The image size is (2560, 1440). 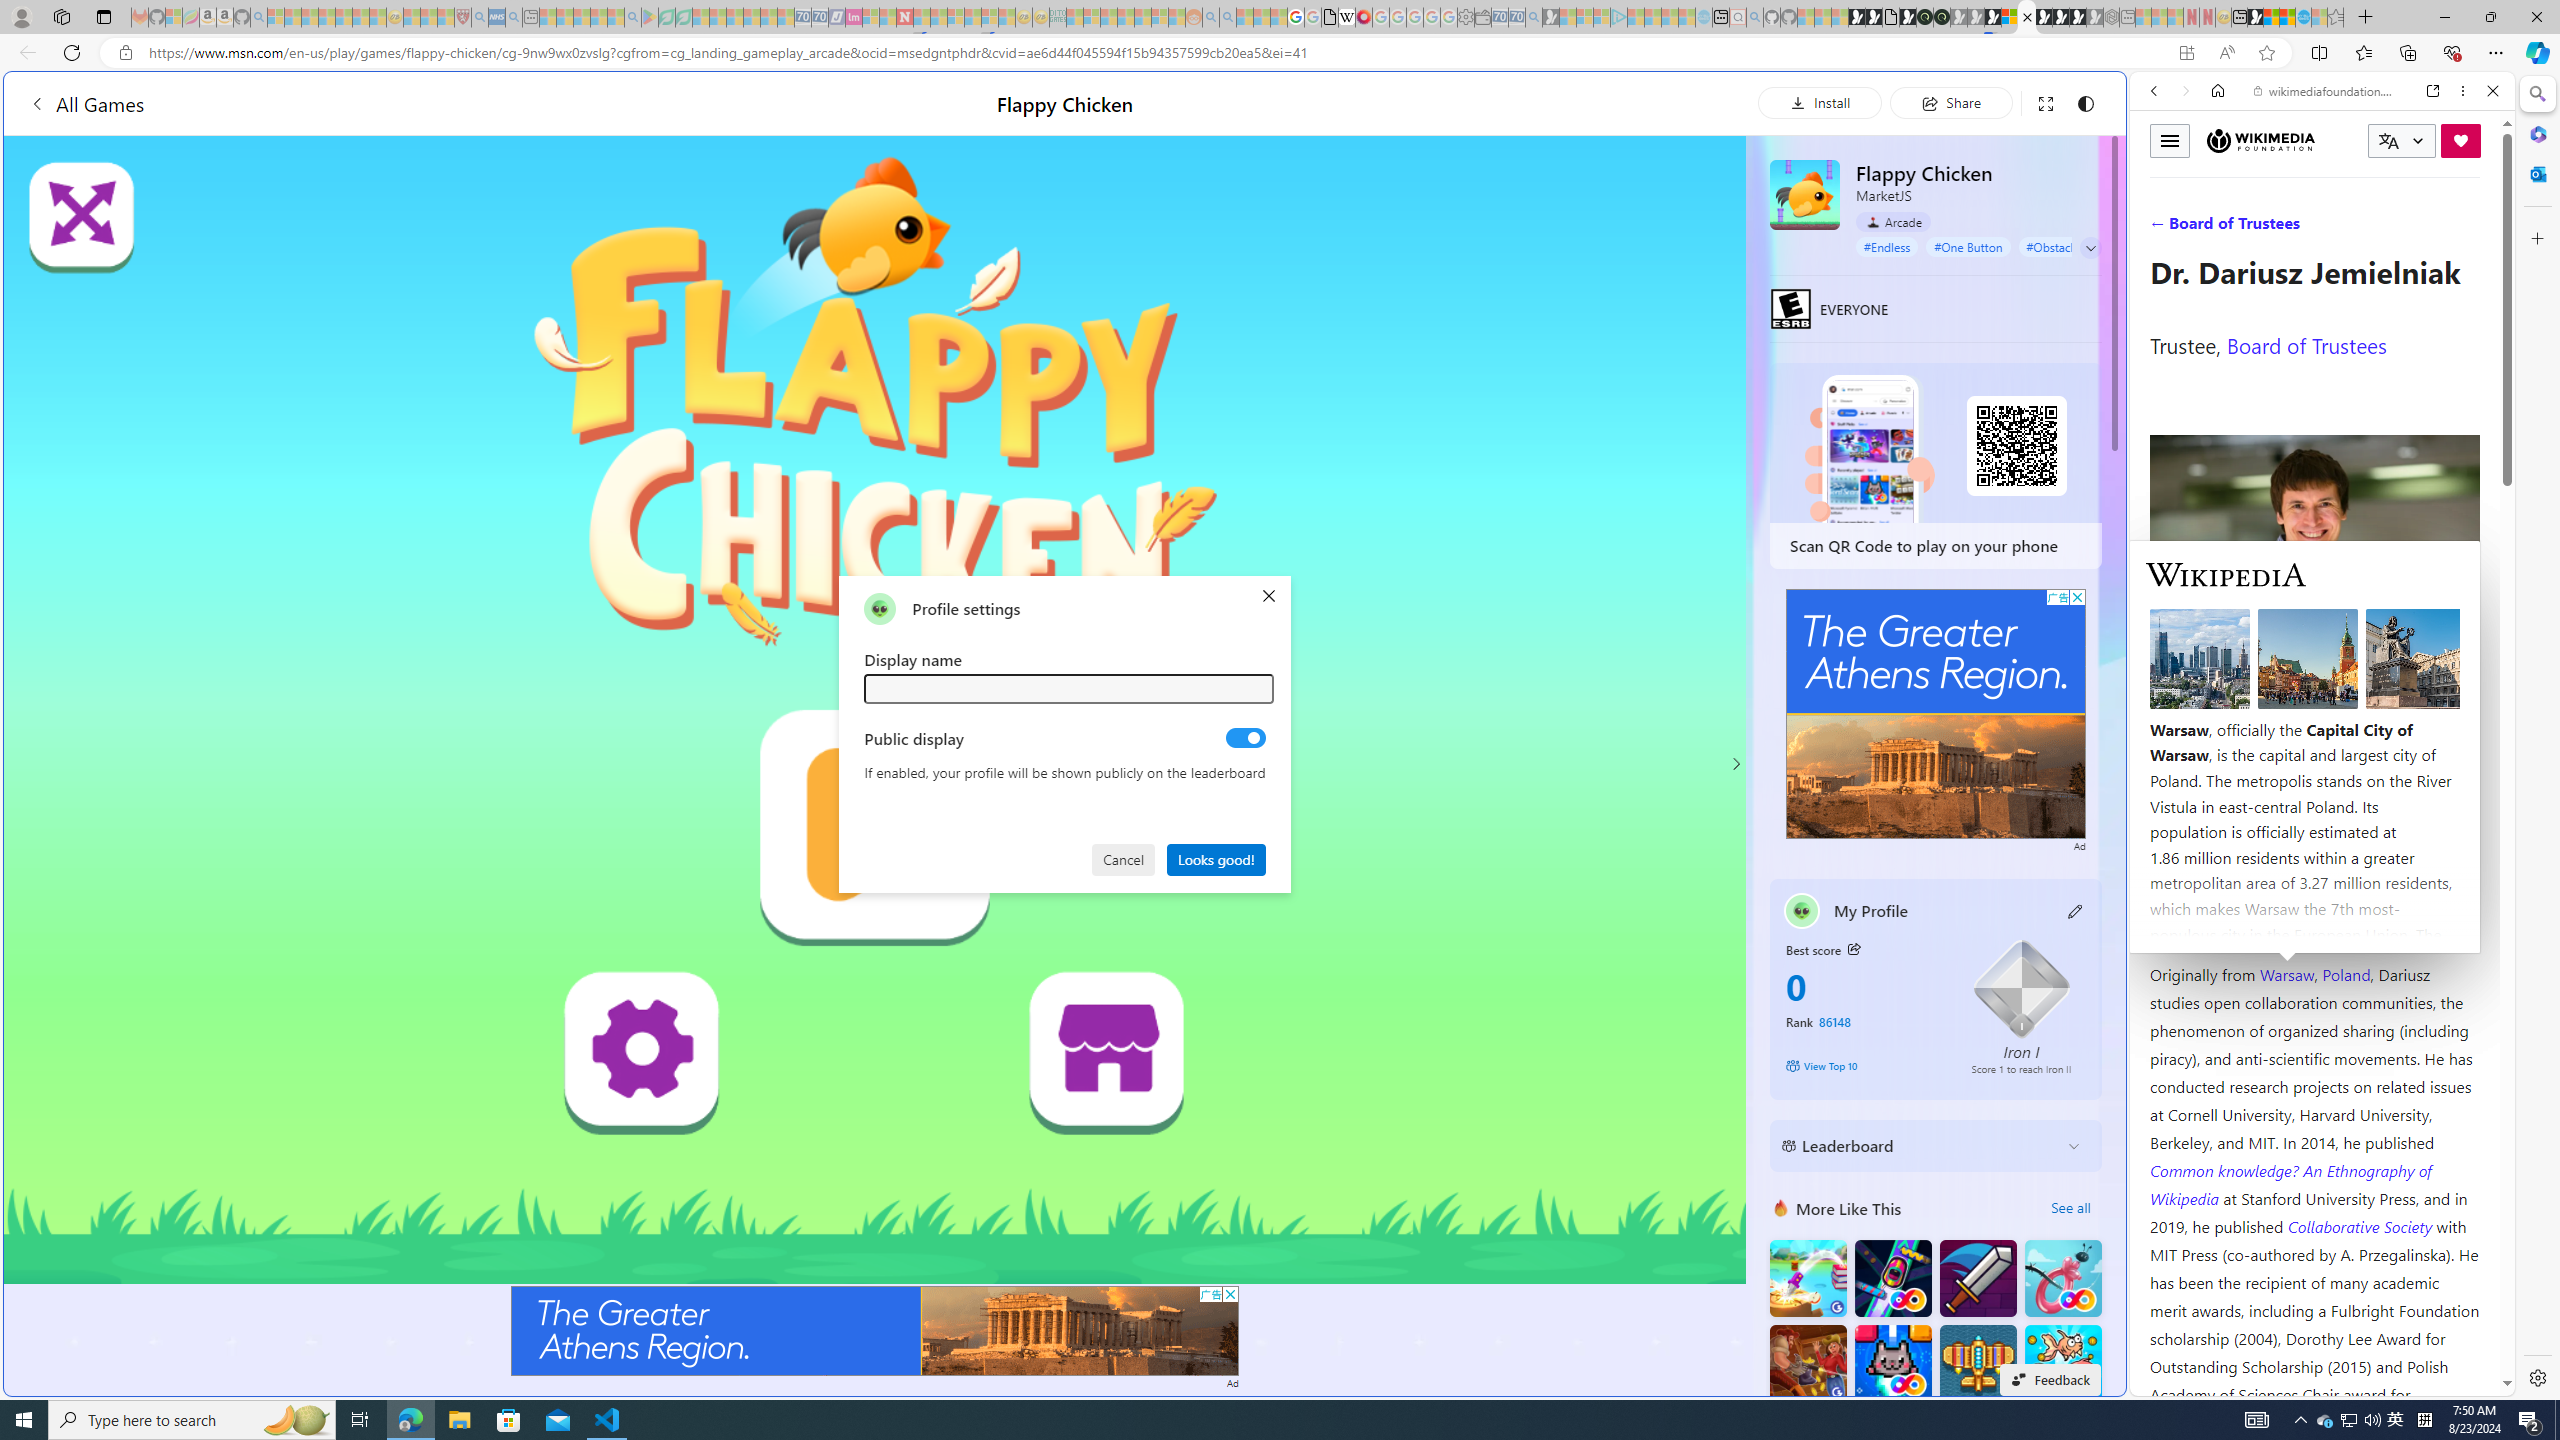 What do you see at coordinates (599, 16) in the screenshot?
I see `'Pets - MSN - Sleeping'` at bounding box center [599, 16].